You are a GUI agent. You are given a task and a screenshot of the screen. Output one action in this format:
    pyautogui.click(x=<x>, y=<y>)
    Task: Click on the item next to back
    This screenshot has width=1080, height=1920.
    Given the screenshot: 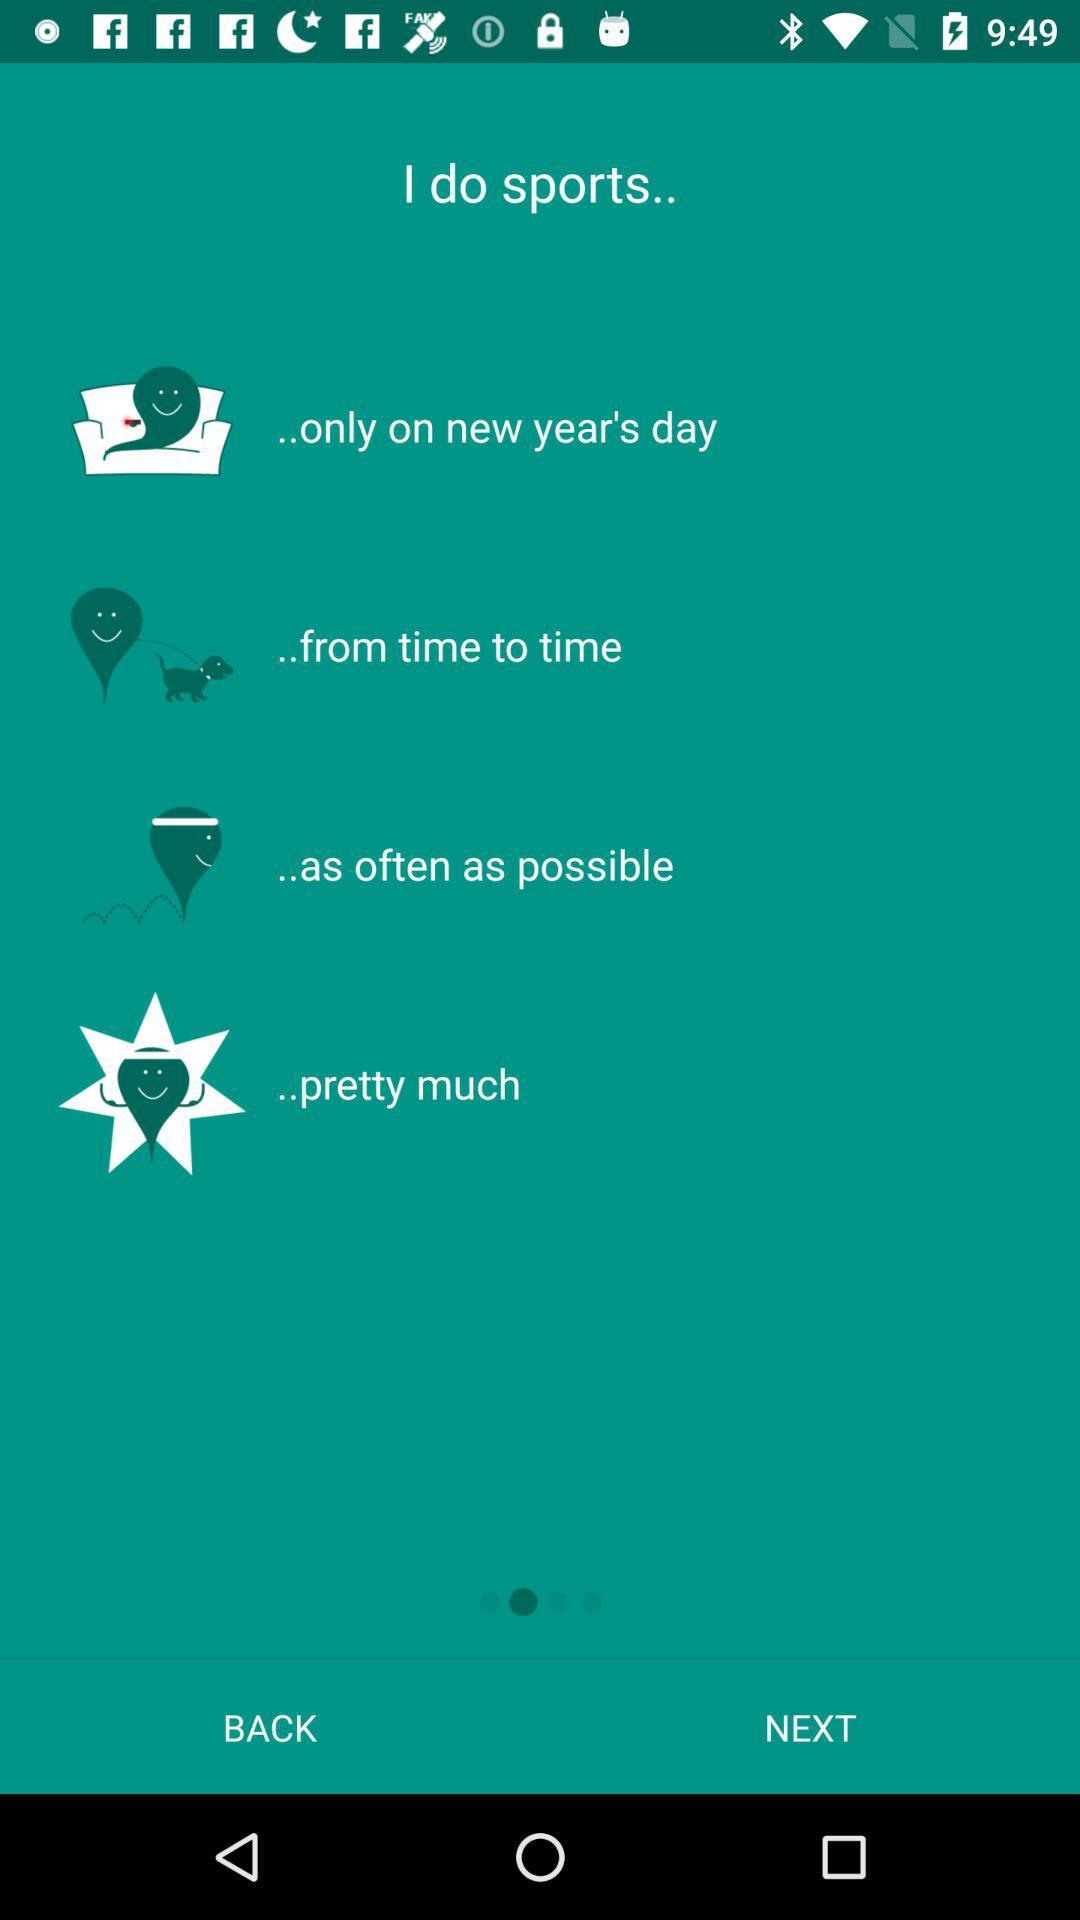 What is the action you would take?
    pyautogui.click(x=810, y=1726)
    